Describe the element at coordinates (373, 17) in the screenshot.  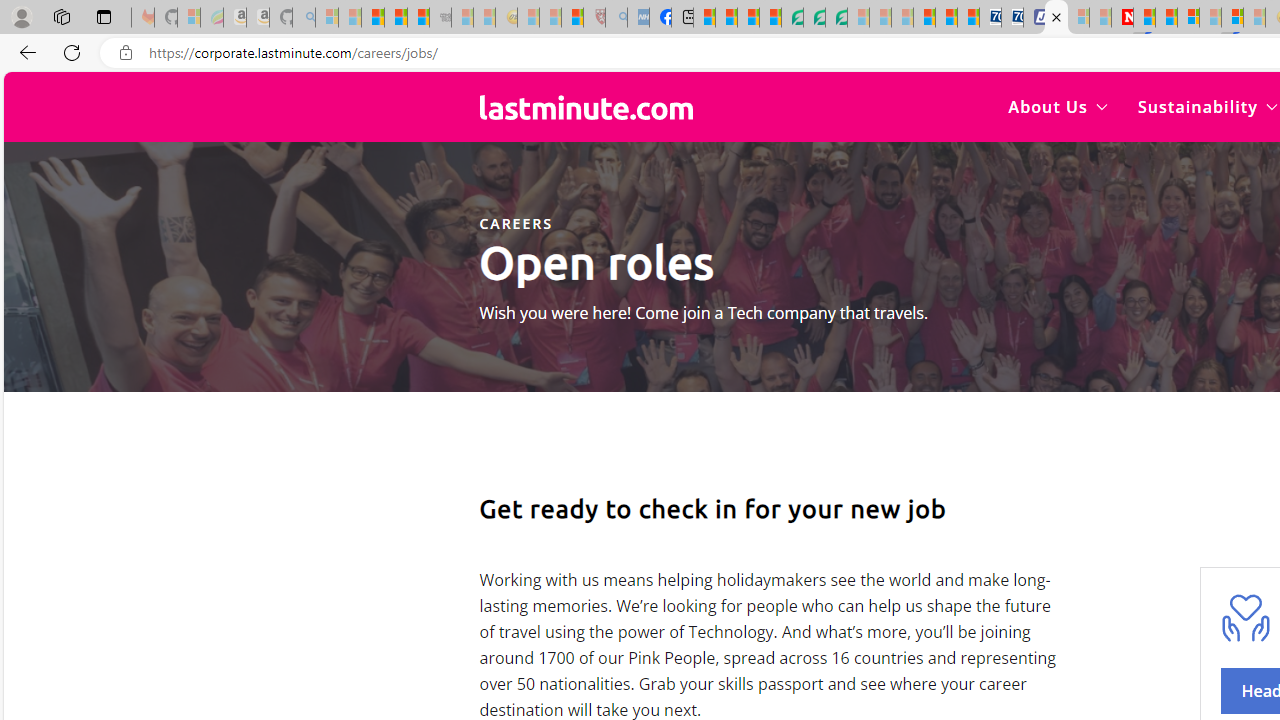
I see `'The Weather Channel - MSN'` at that location.